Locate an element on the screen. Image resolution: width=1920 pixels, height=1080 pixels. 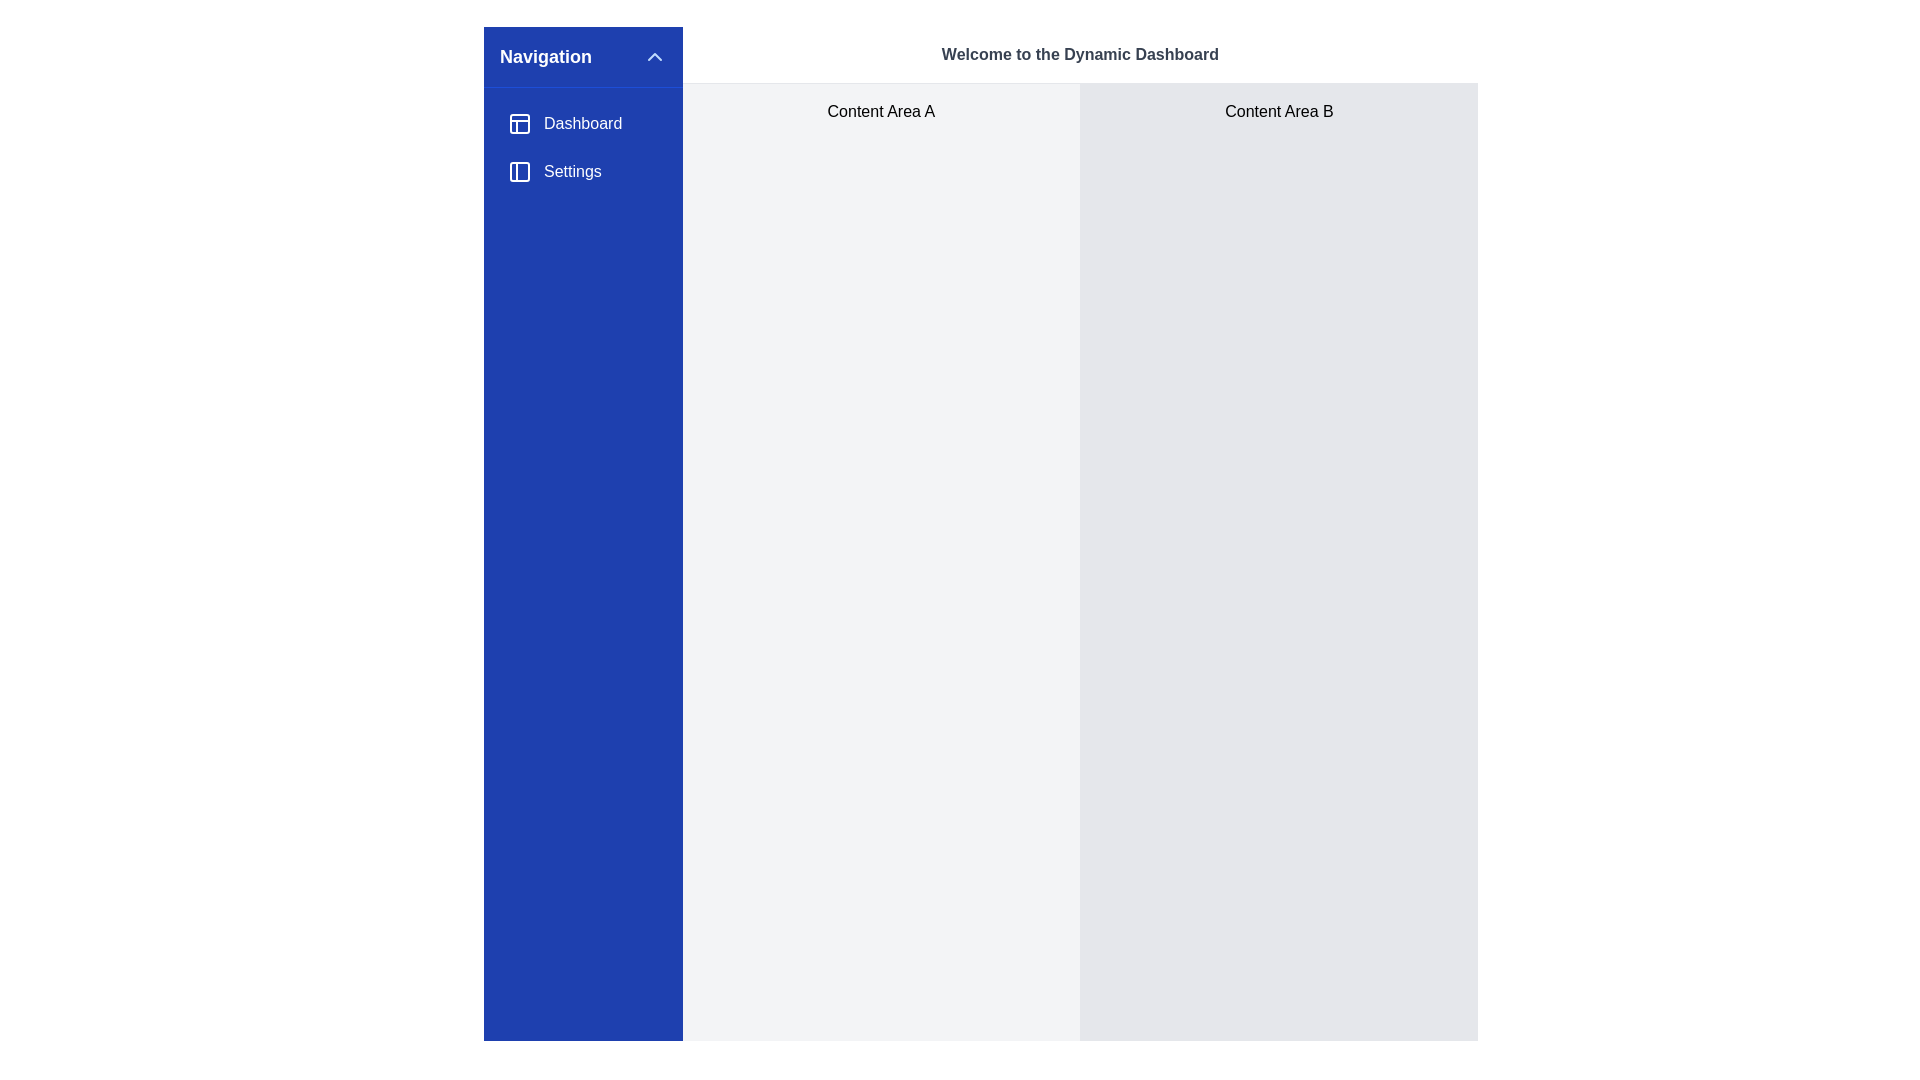
the dashboard icon, which is a rounded rectangle styled element located in the left sidebar, above the 'Settings' option and to the left of the 'Dashboard' text label is located at coordinates (519, 123).